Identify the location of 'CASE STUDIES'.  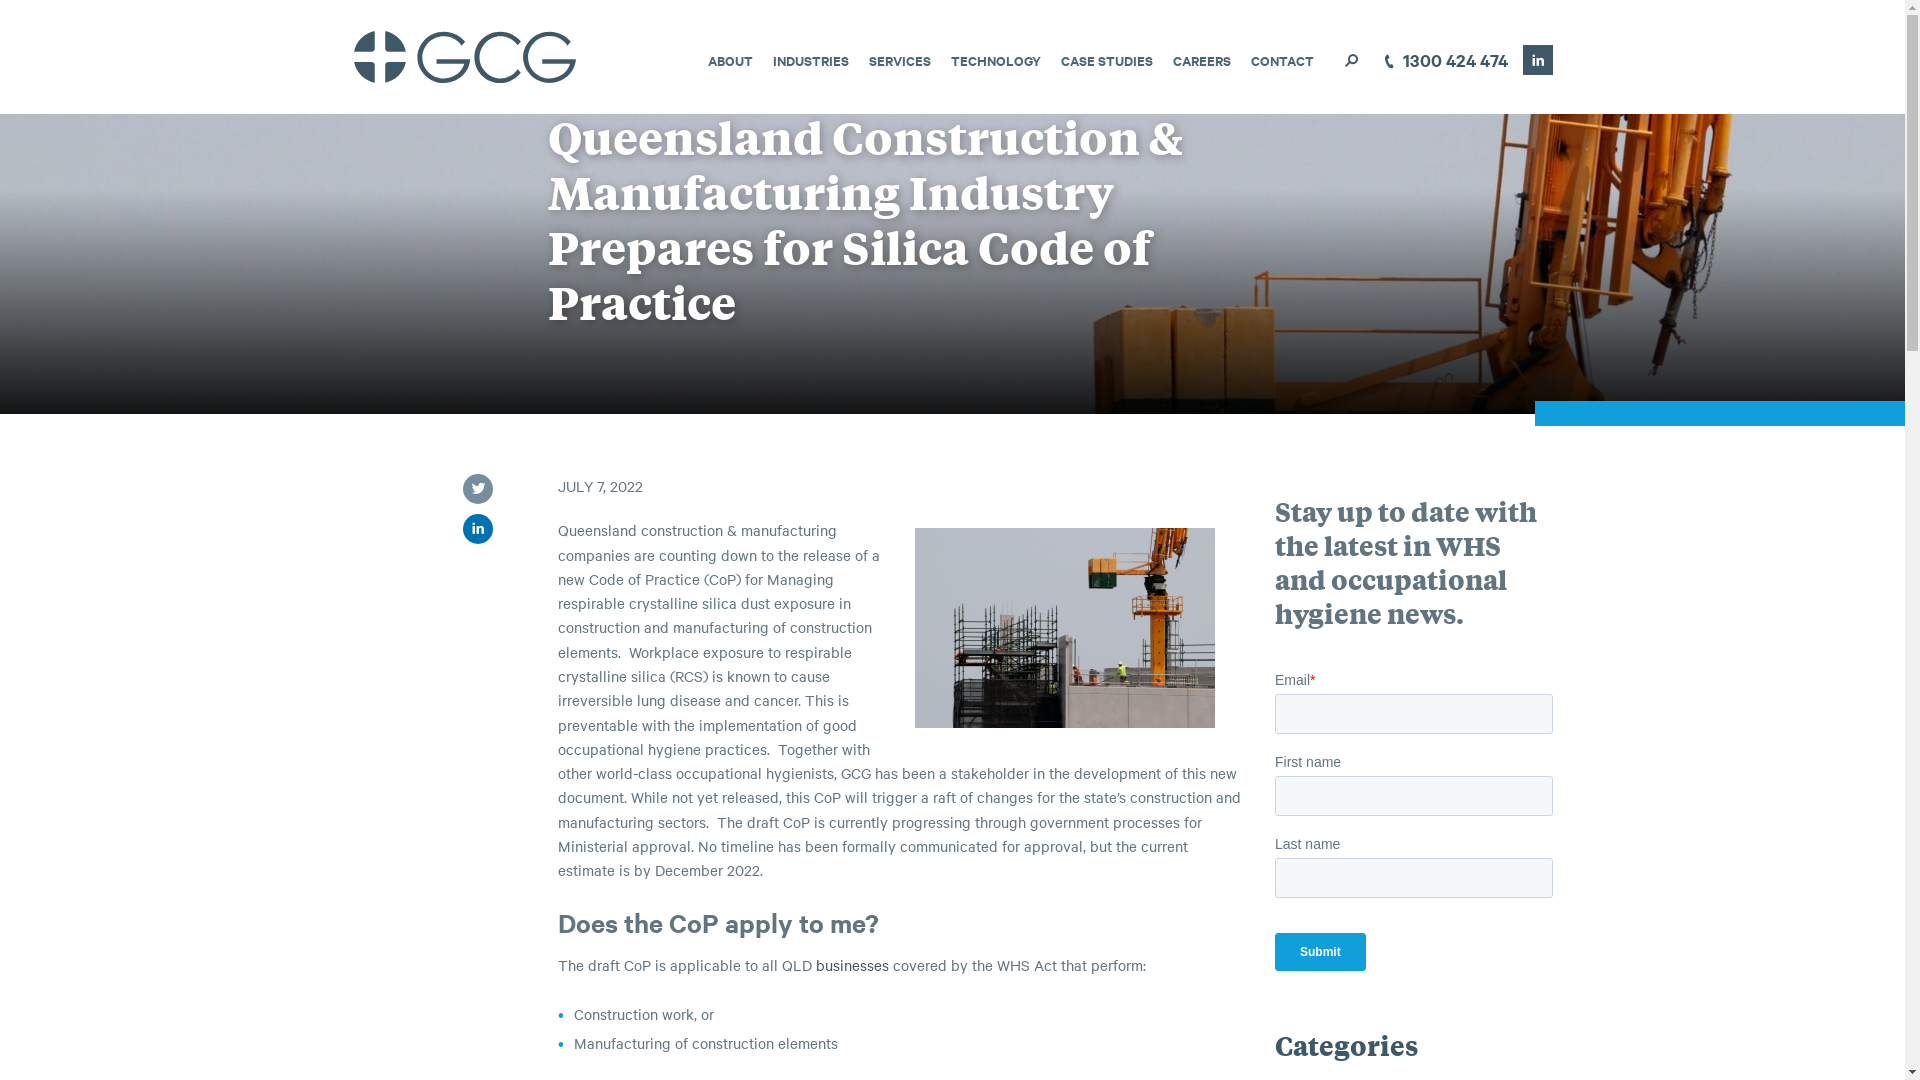
(1104, 59).